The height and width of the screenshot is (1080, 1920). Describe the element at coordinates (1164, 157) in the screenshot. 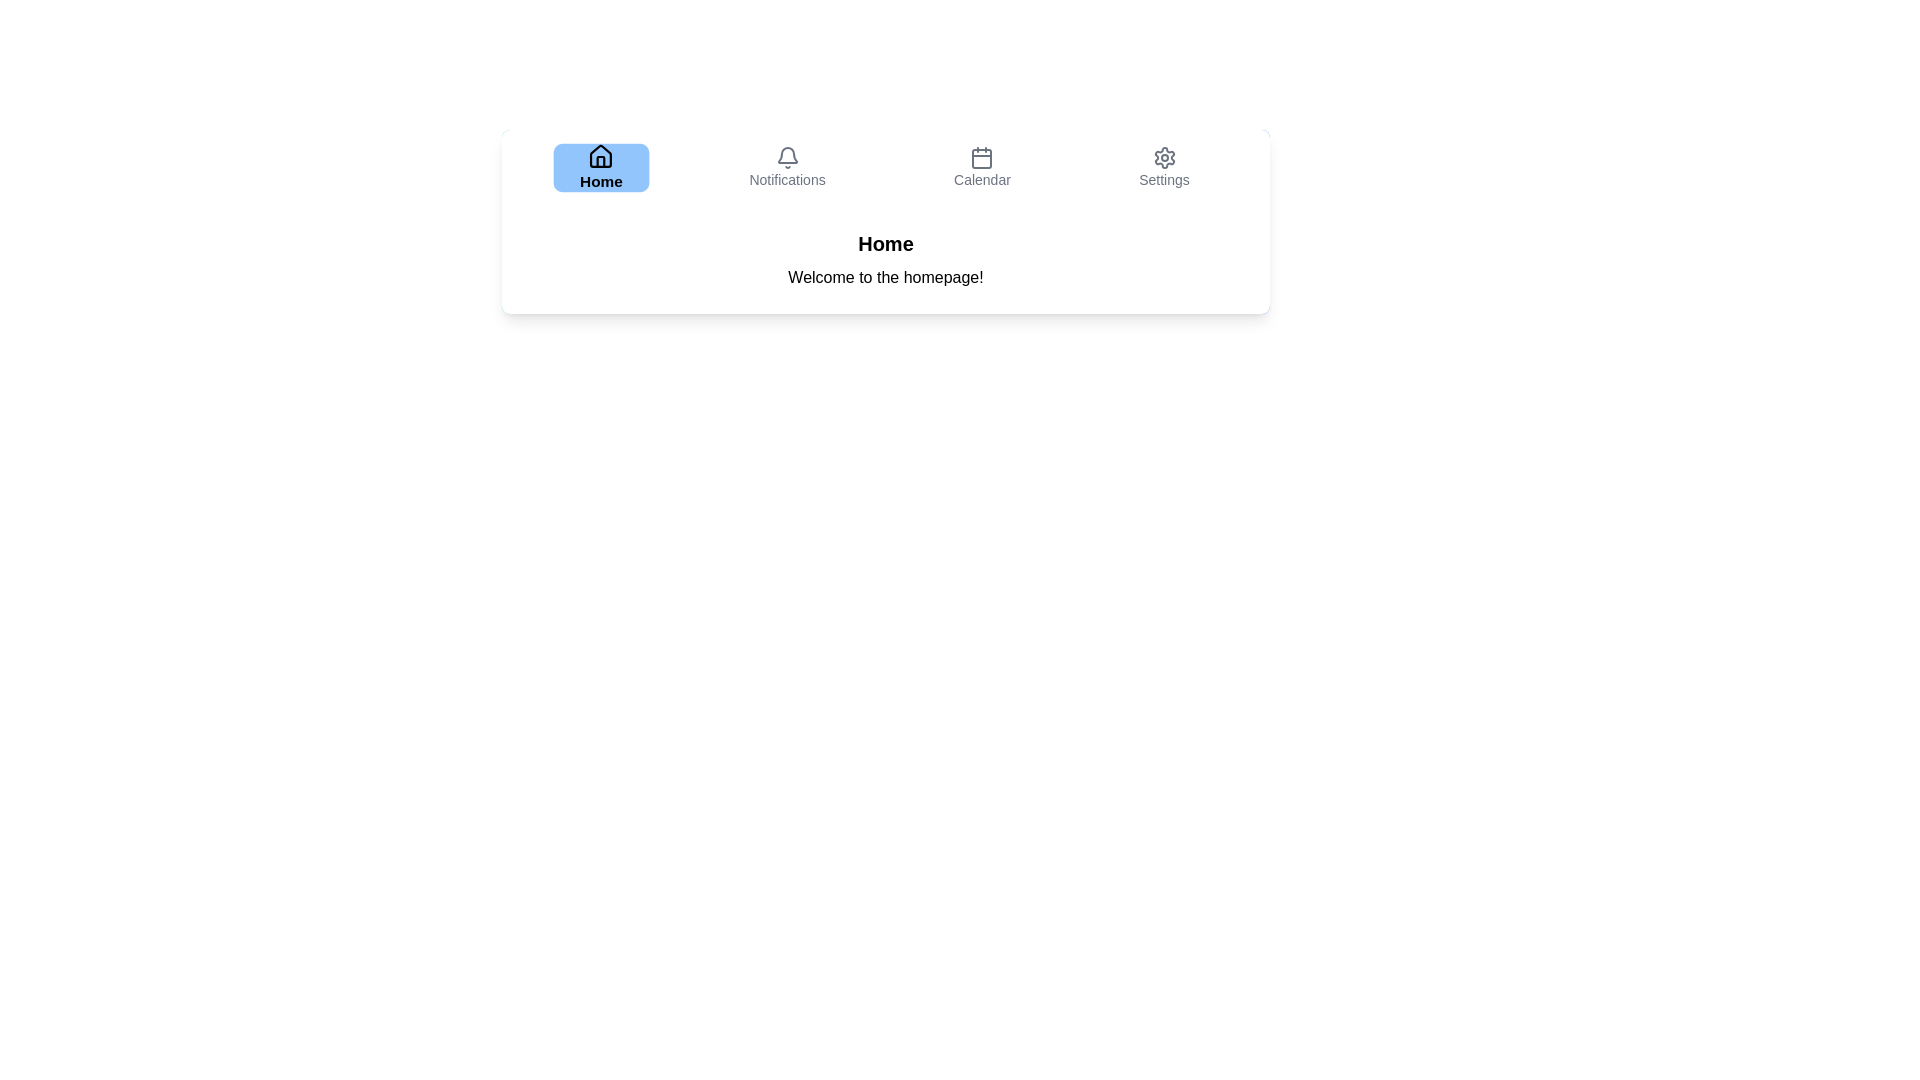

I see `the settings icon located in the top-right part of the interface` at that location.